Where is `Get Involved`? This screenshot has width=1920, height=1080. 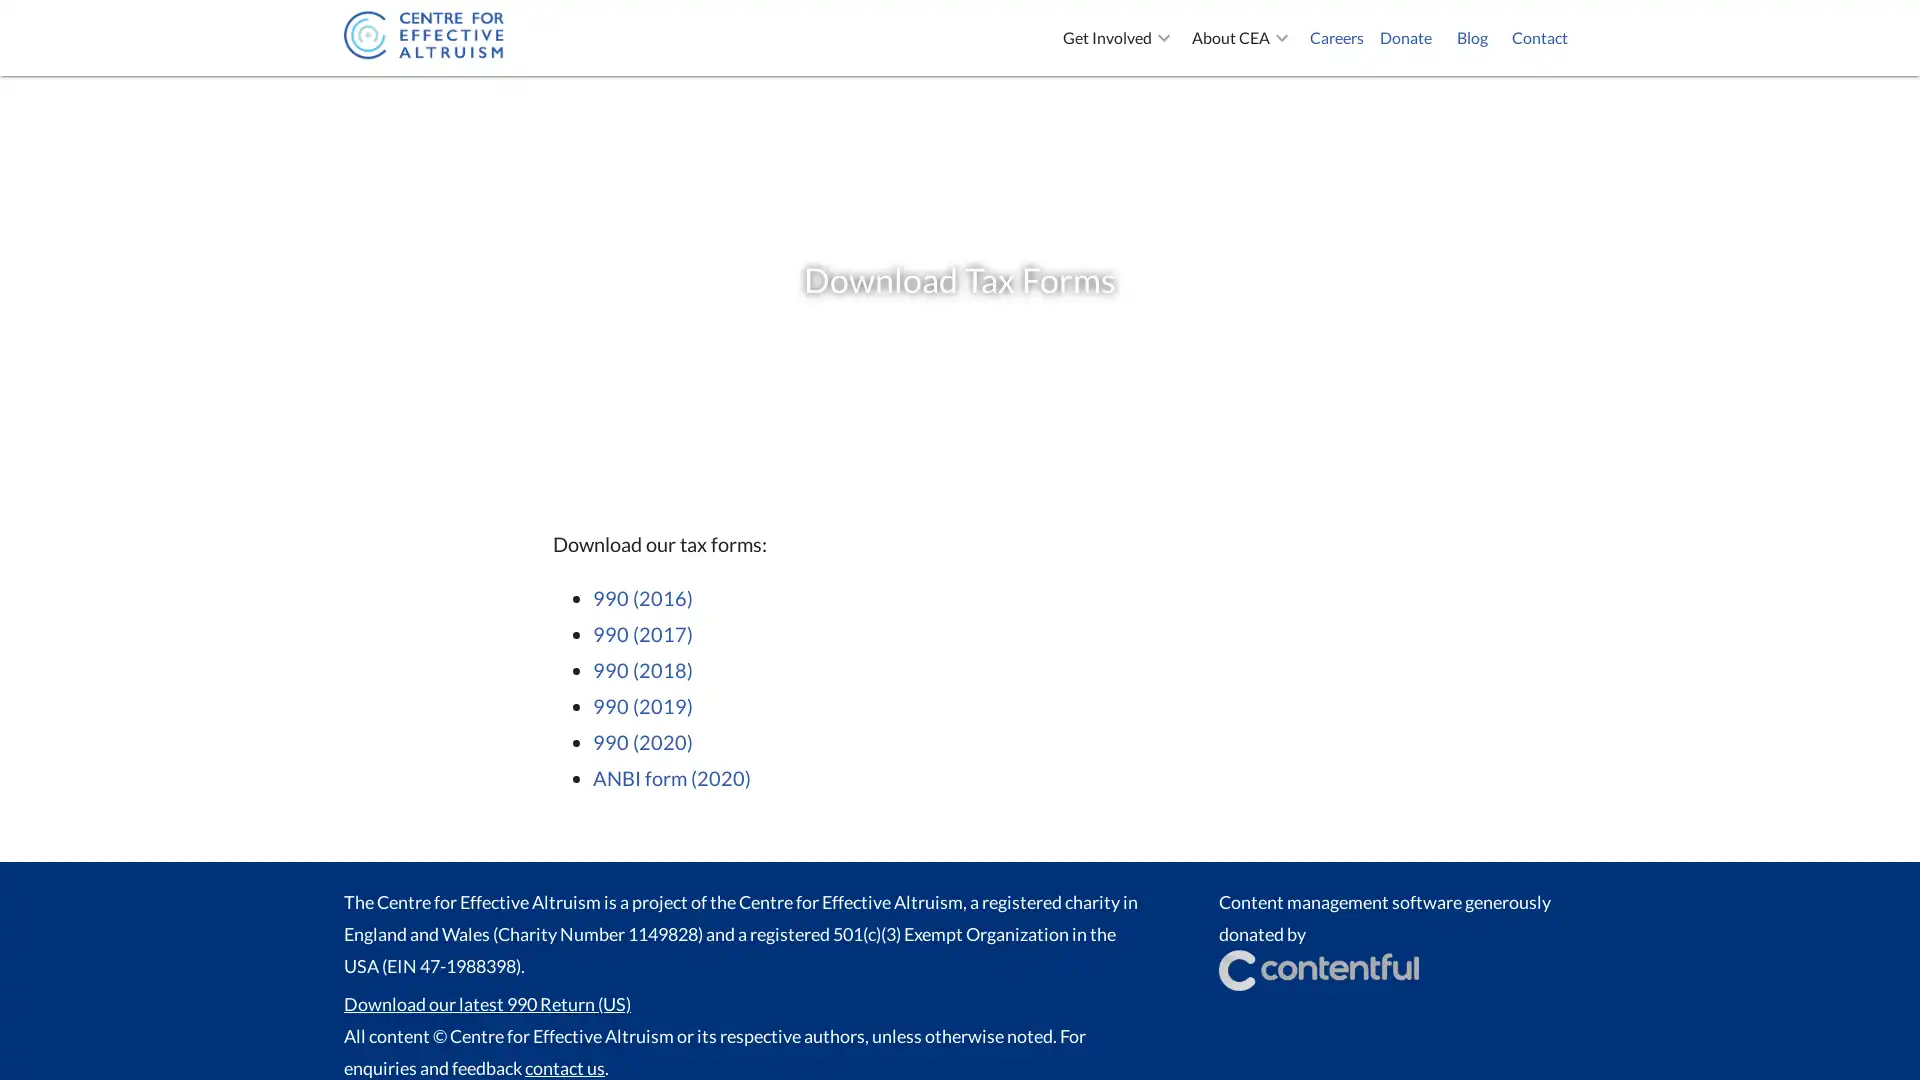 Get Involved is located at coordinates (1118, 38).